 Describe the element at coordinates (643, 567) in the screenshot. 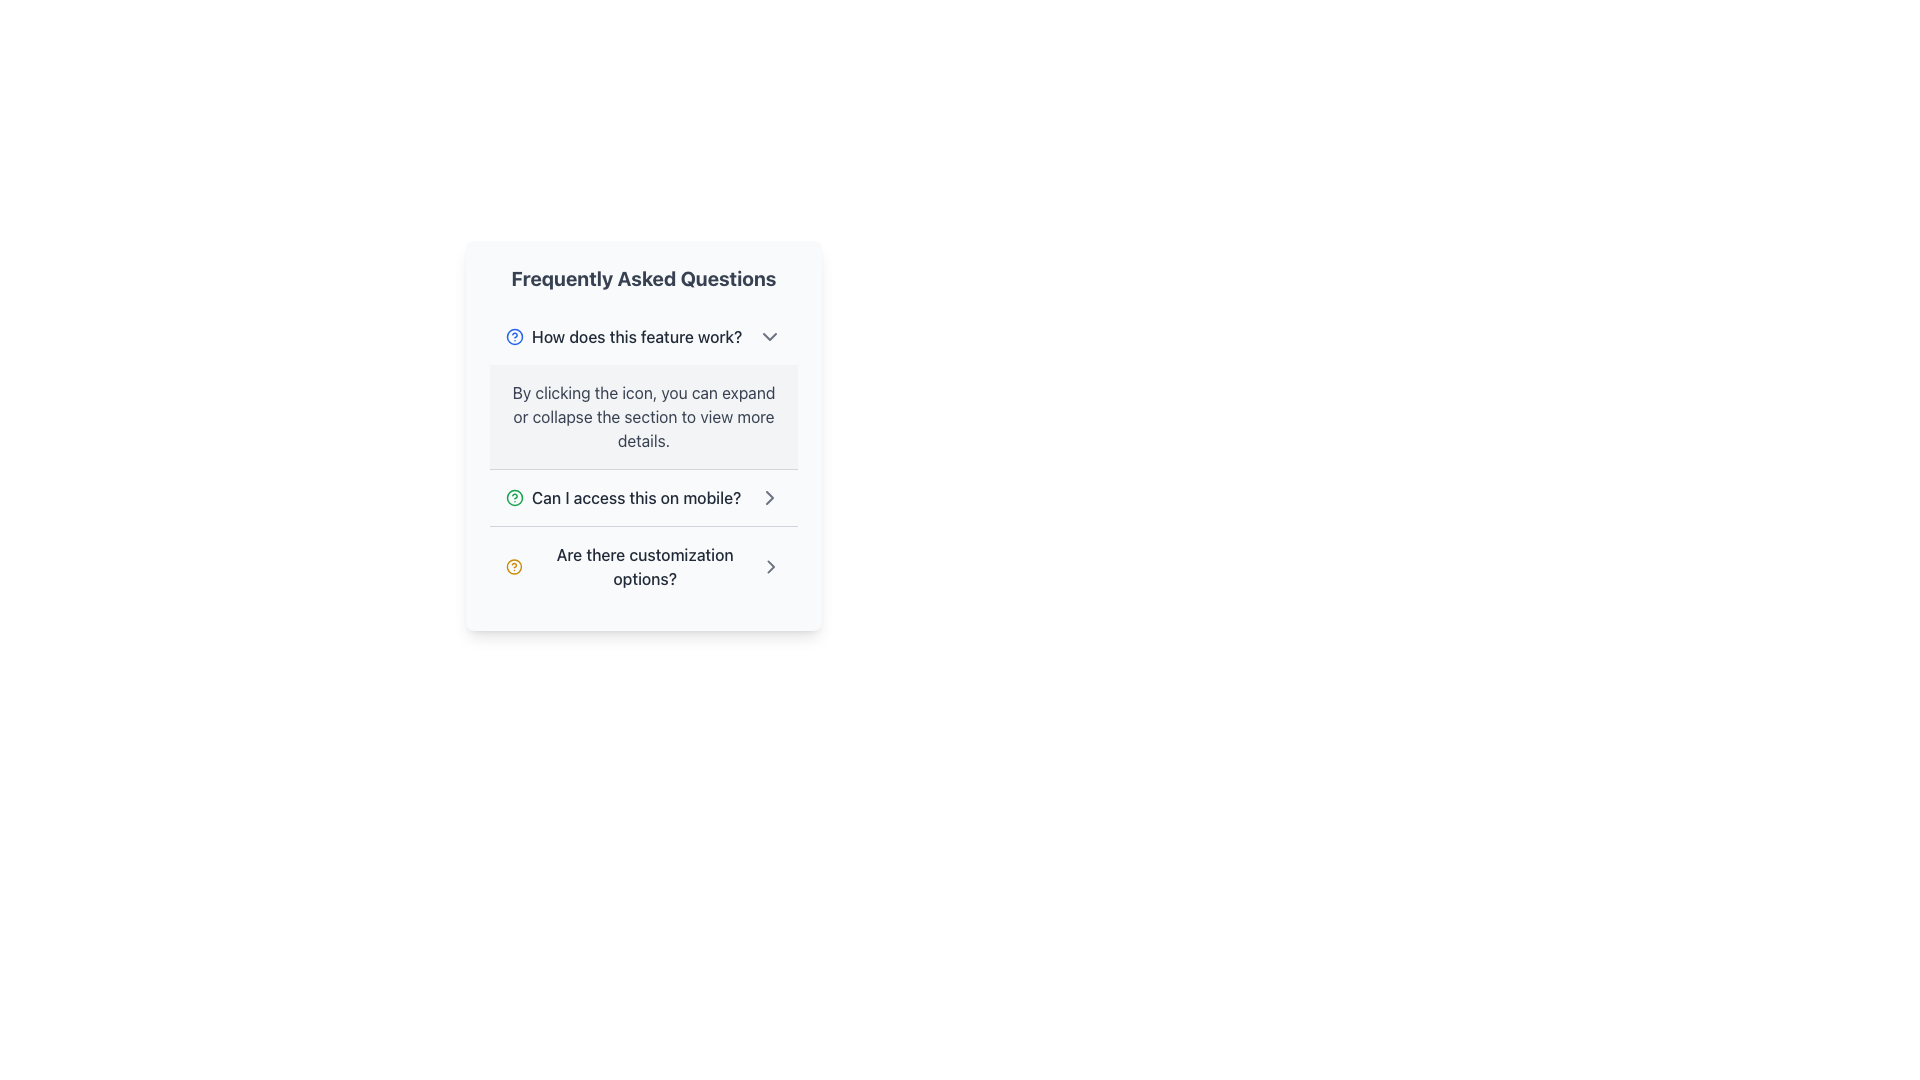

I see `the third FAQ entry which contains the question 'Are there customization options?' with a golden question mark icon and a gray chevron pointing right` at that location.